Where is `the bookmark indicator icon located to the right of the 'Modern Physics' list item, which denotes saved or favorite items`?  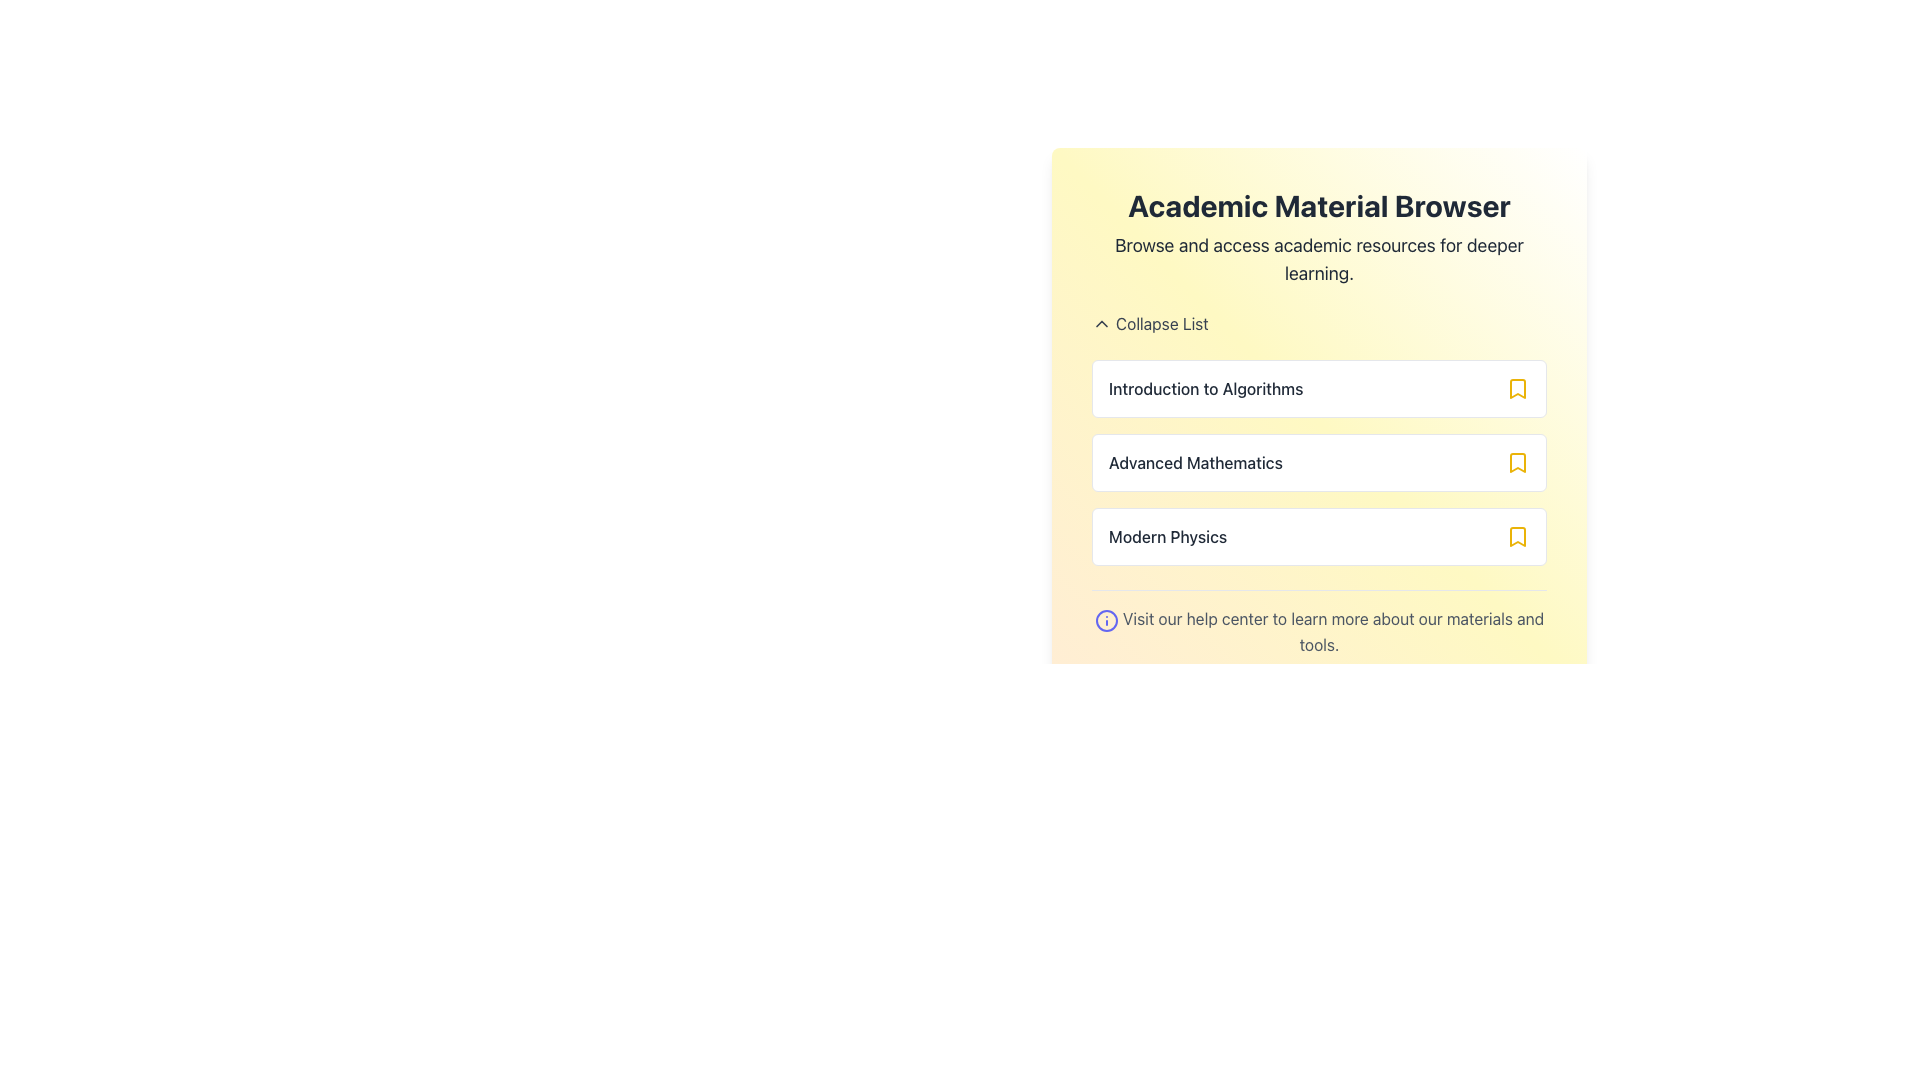
the bookmark indicator icon located to the right of the 'Modern Physics' list item, which denotes saved or favorite items is located at coordinates (1517, 535).